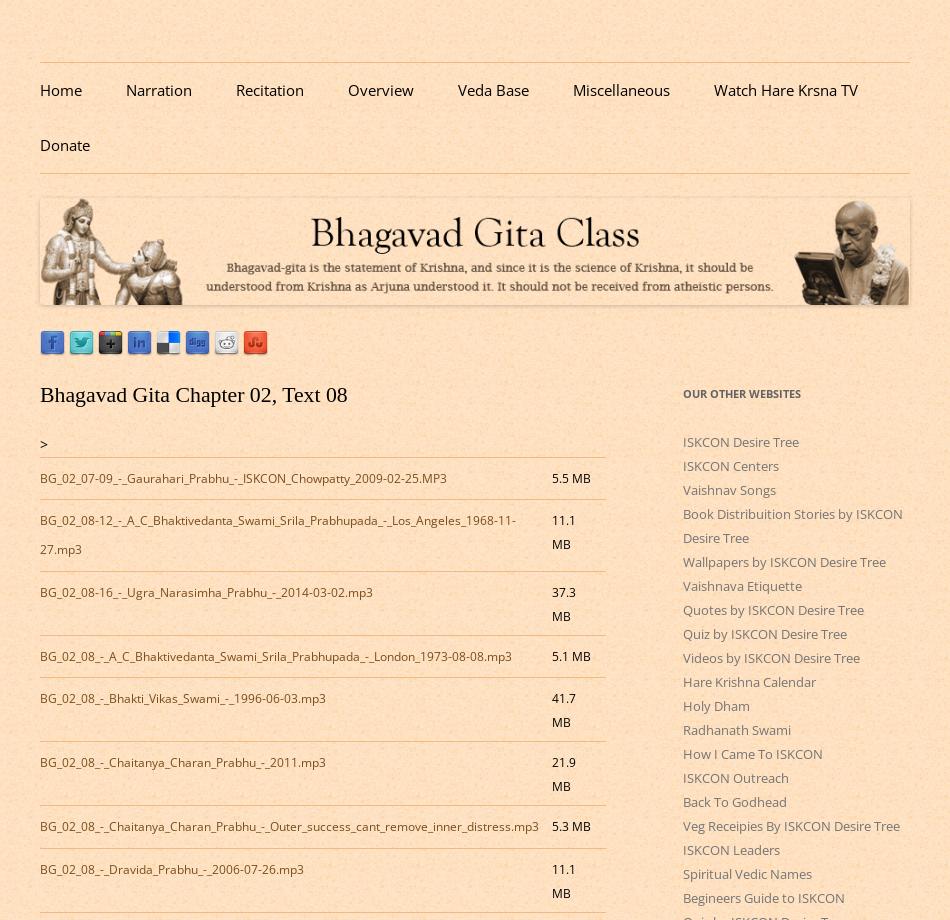  Describe the element at coordinates (182, 698) in the screenshot. I see `'BG_02_08_-_Bhakti_Vikas_Swami_-_1996-06-03.mp3'` at that location.